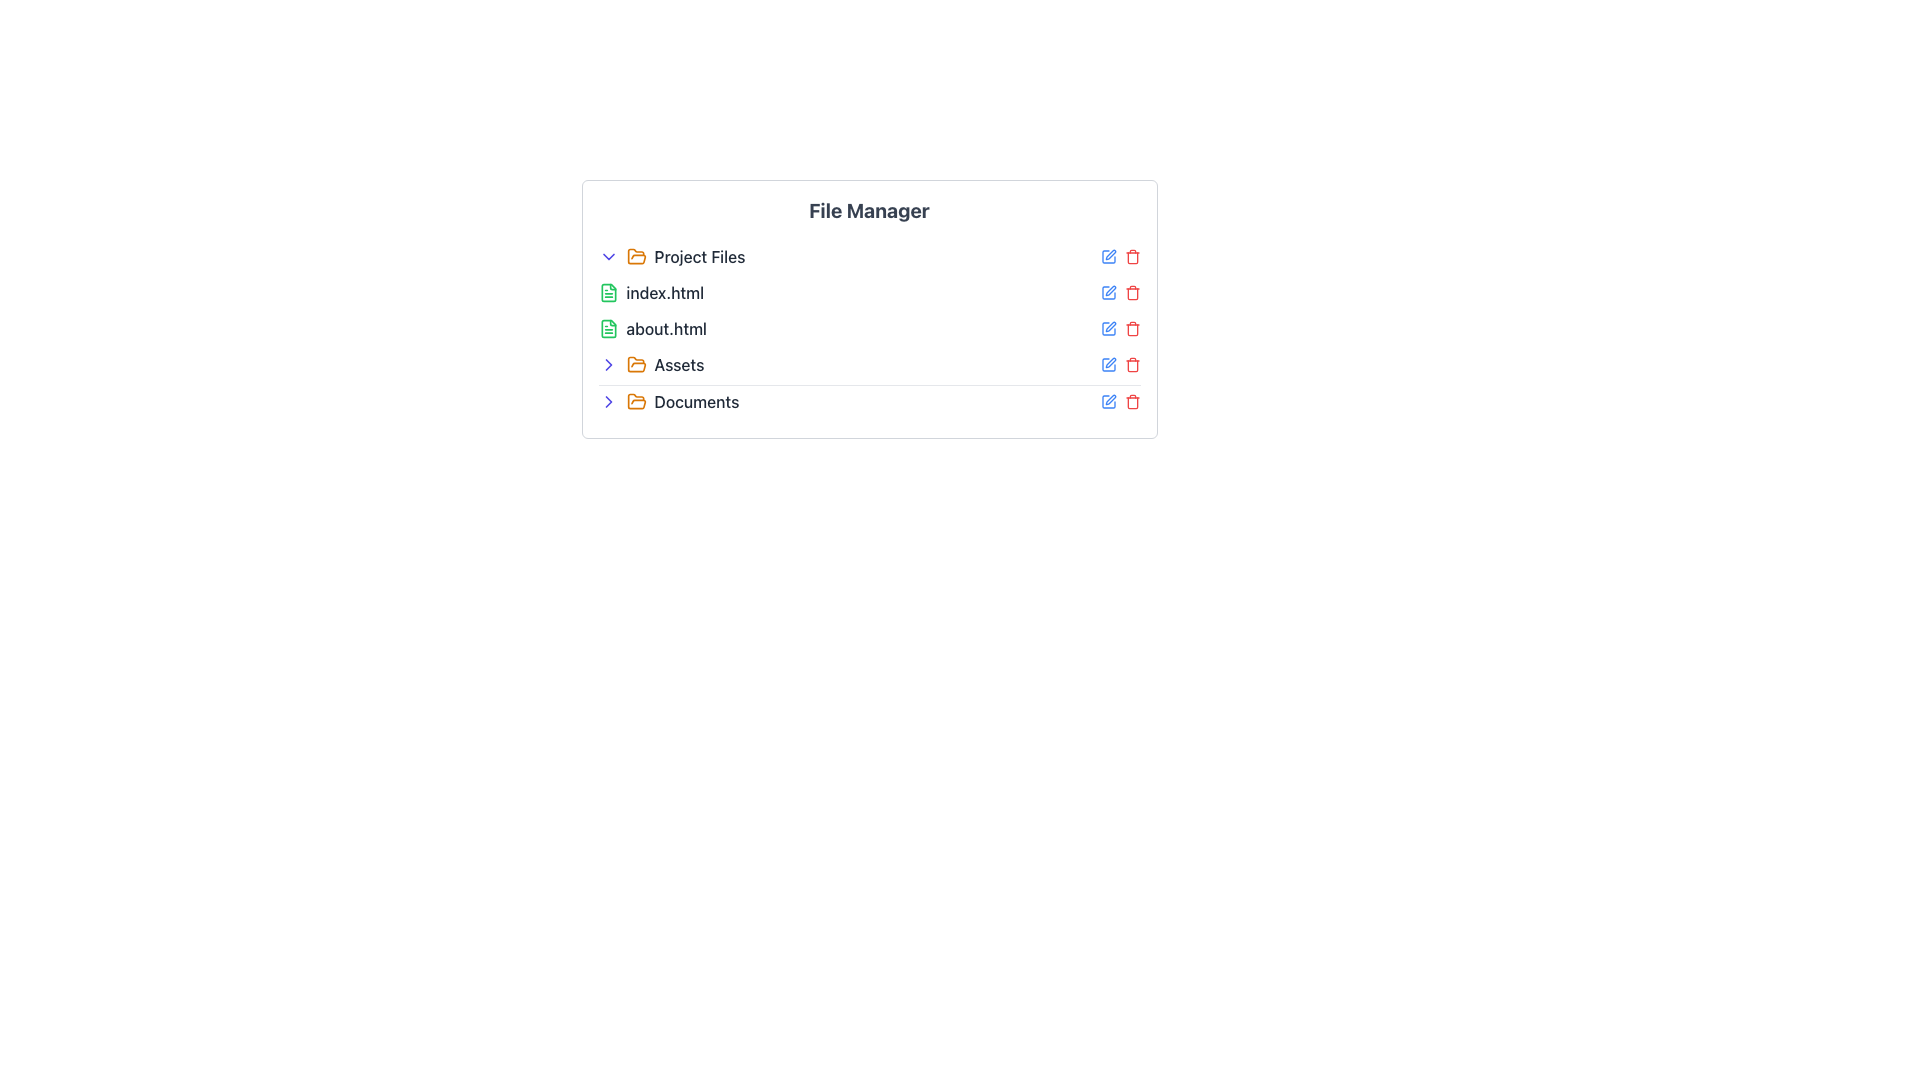 Image resolution: width=1920 pixels, height=1080 pixels. Describe the element at coordinates (1107, 365) in the screenshot. I see `the blue-colored pen icon at the end of the row corresponding to the 'Assets' item in the table to initiate the editing functionality` at that location.